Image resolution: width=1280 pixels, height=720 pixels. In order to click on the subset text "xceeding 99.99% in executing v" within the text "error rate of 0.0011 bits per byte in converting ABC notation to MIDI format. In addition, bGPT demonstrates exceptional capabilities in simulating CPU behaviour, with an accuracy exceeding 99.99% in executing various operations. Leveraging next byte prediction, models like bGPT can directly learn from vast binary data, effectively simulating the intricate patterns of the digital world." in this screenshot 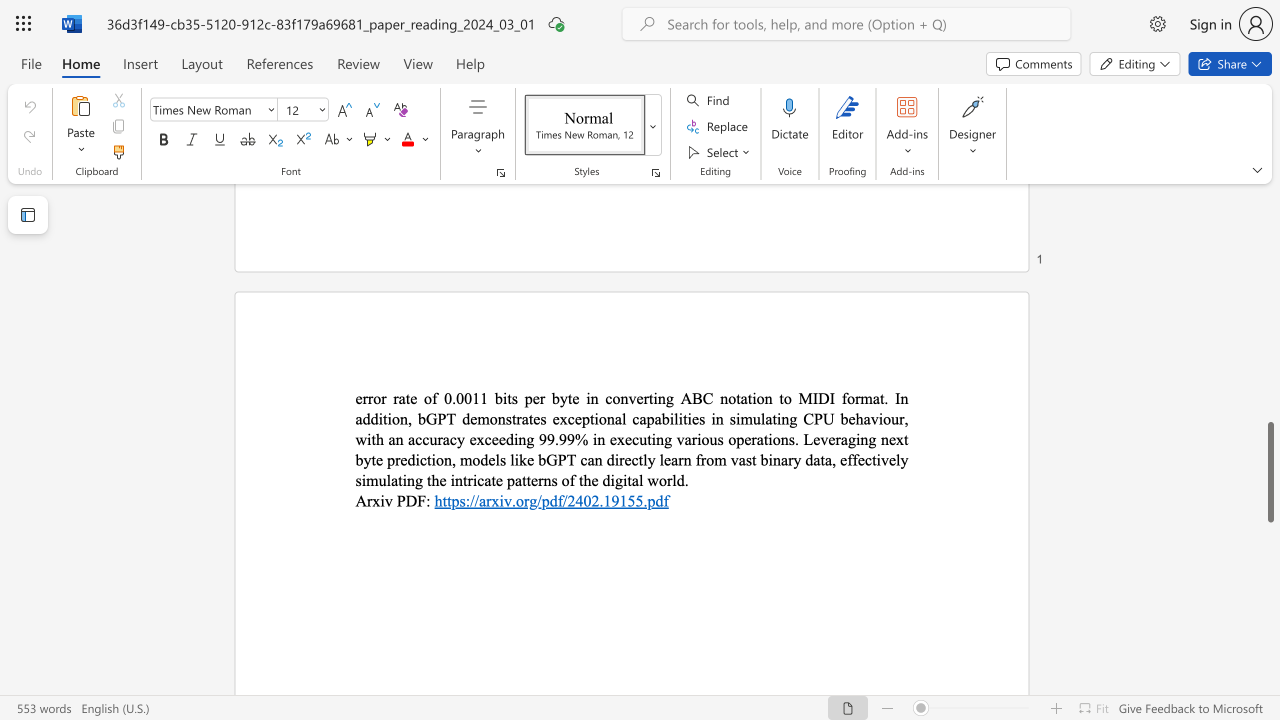, I will do `click(475, 438)`.